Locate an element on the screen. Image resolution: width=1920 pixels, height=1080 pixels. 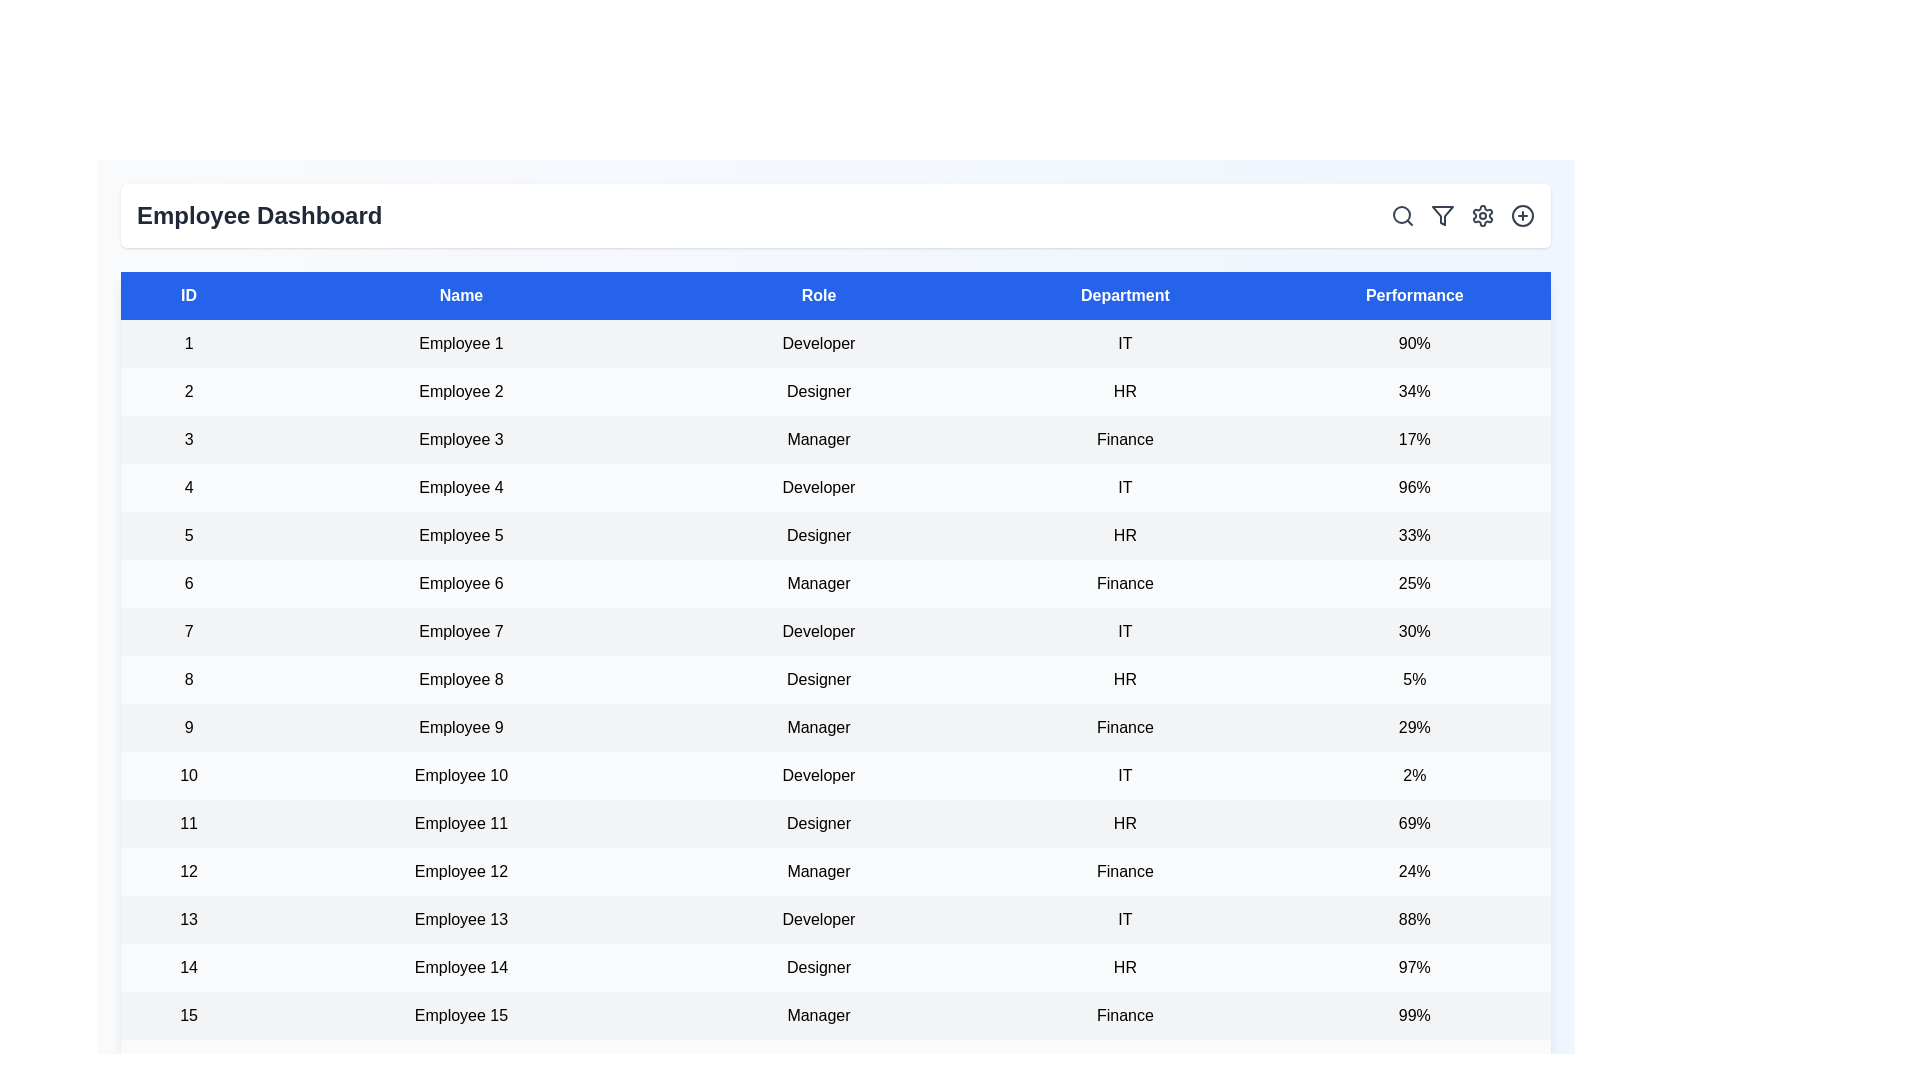
the filter icon to open the filter options is located at coordinates (1443, 216).